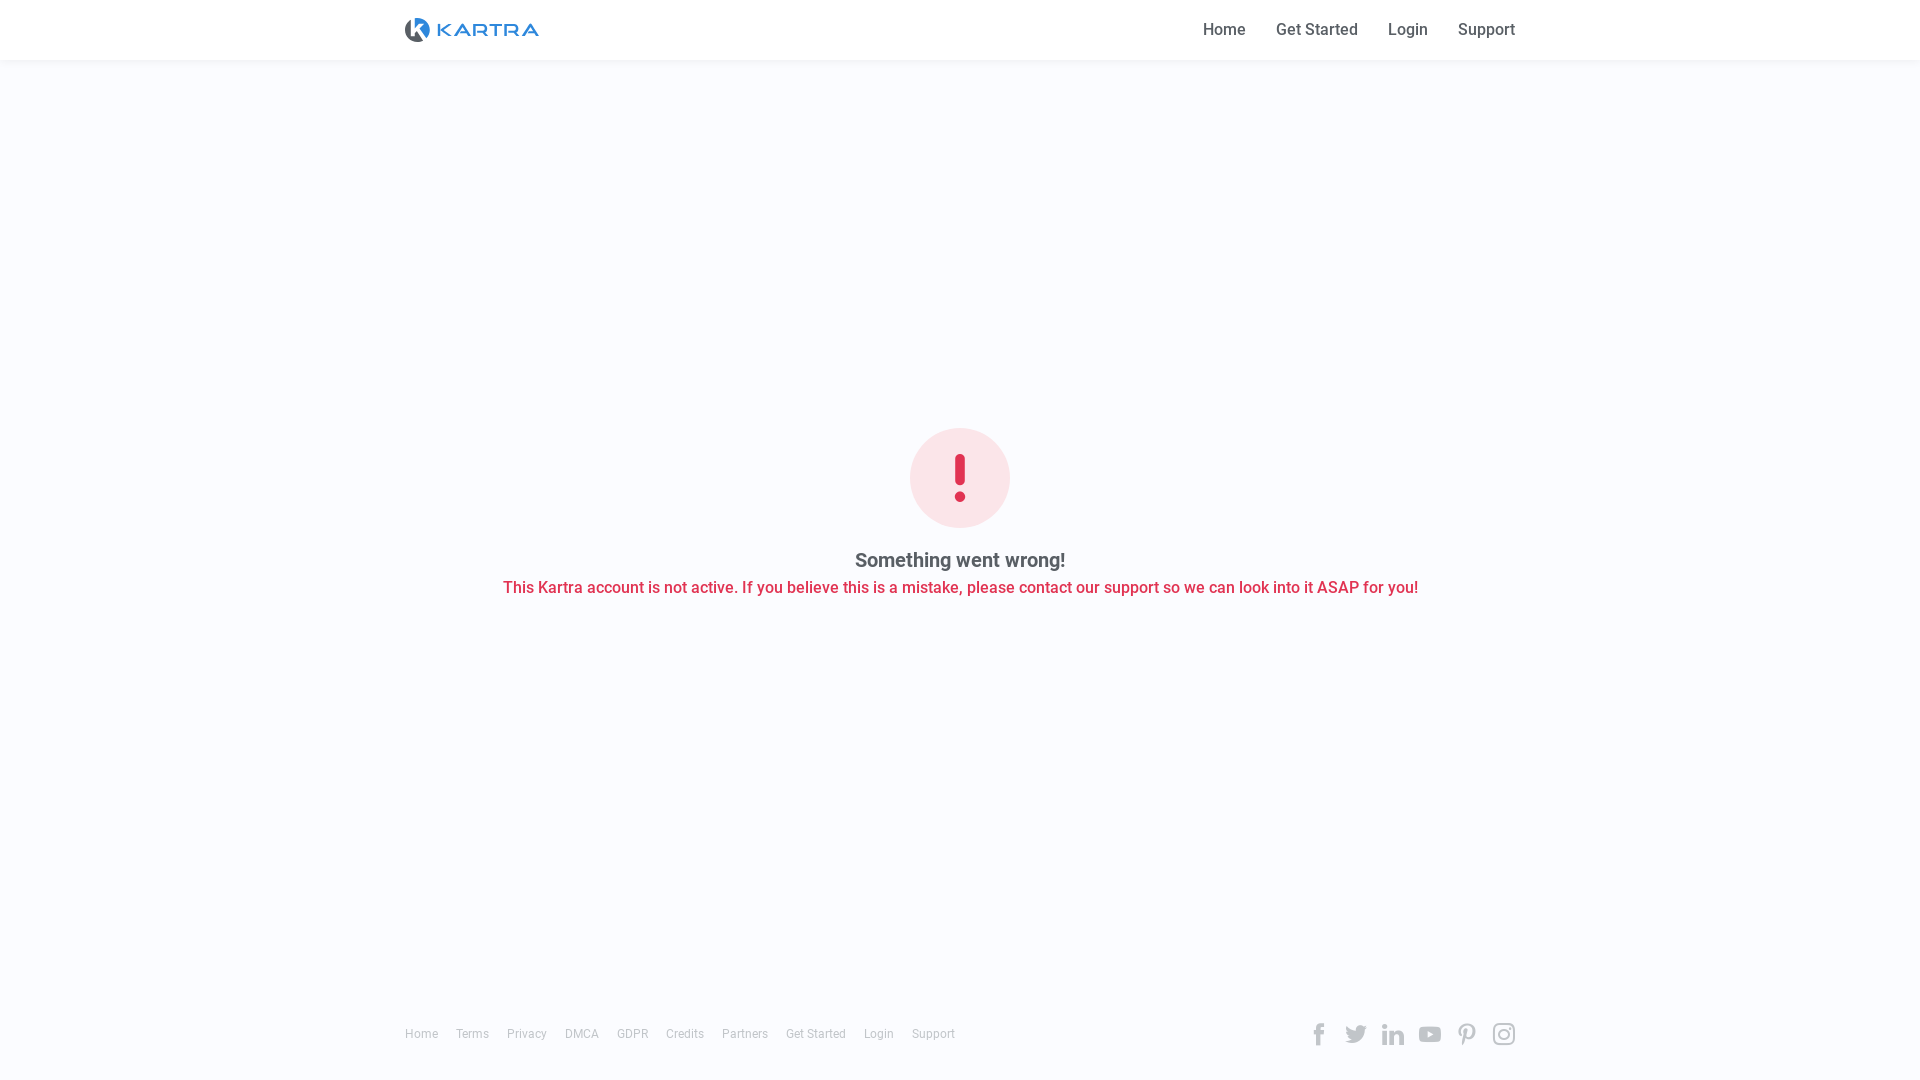 The width and height of the screenshot is (1920, 1080). Describe the element at coordinates (631, 1033) in the screenshot. I see `'GDPR'` at that location.